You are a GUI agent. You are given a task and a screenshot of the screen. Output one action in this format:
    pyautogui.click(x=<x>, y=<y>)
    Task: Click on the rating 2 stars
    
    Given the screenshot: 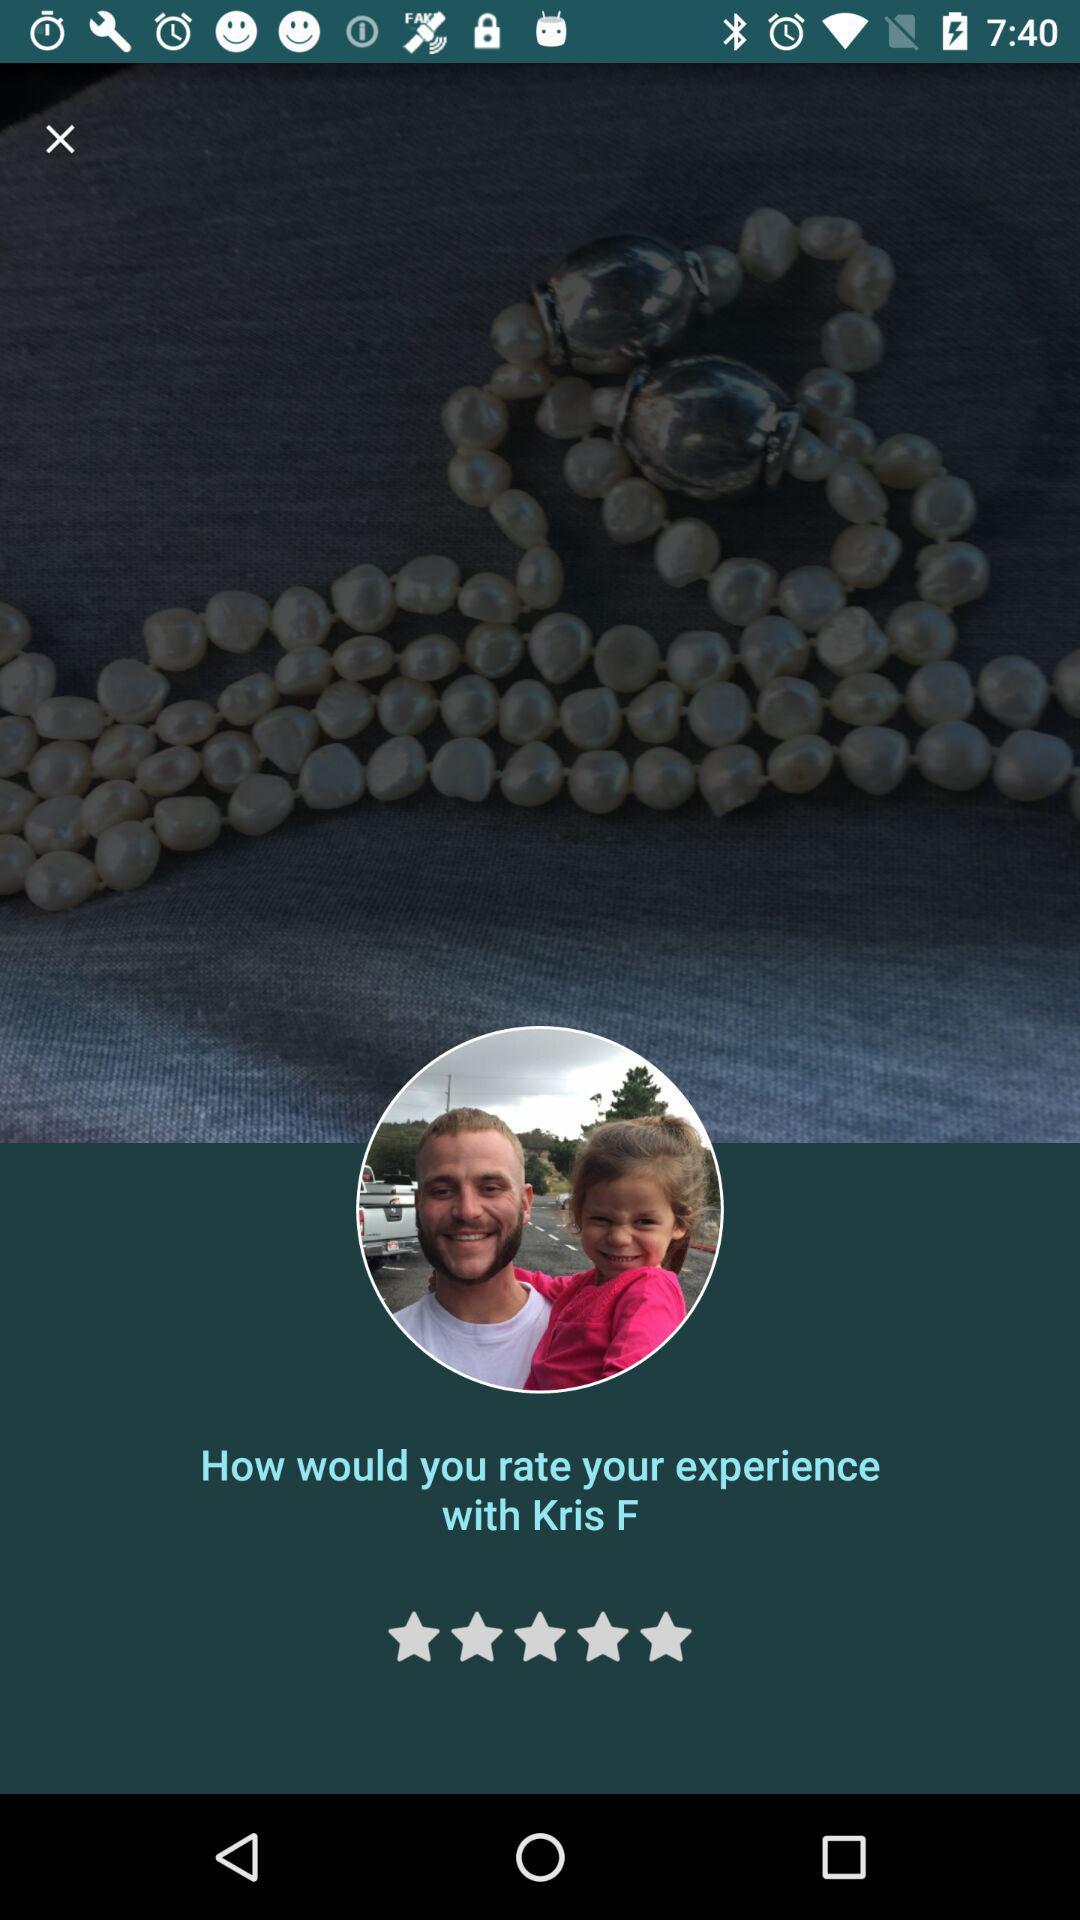 What is the action you would take?
    pyautogui.click(x=477, y=1636)
    